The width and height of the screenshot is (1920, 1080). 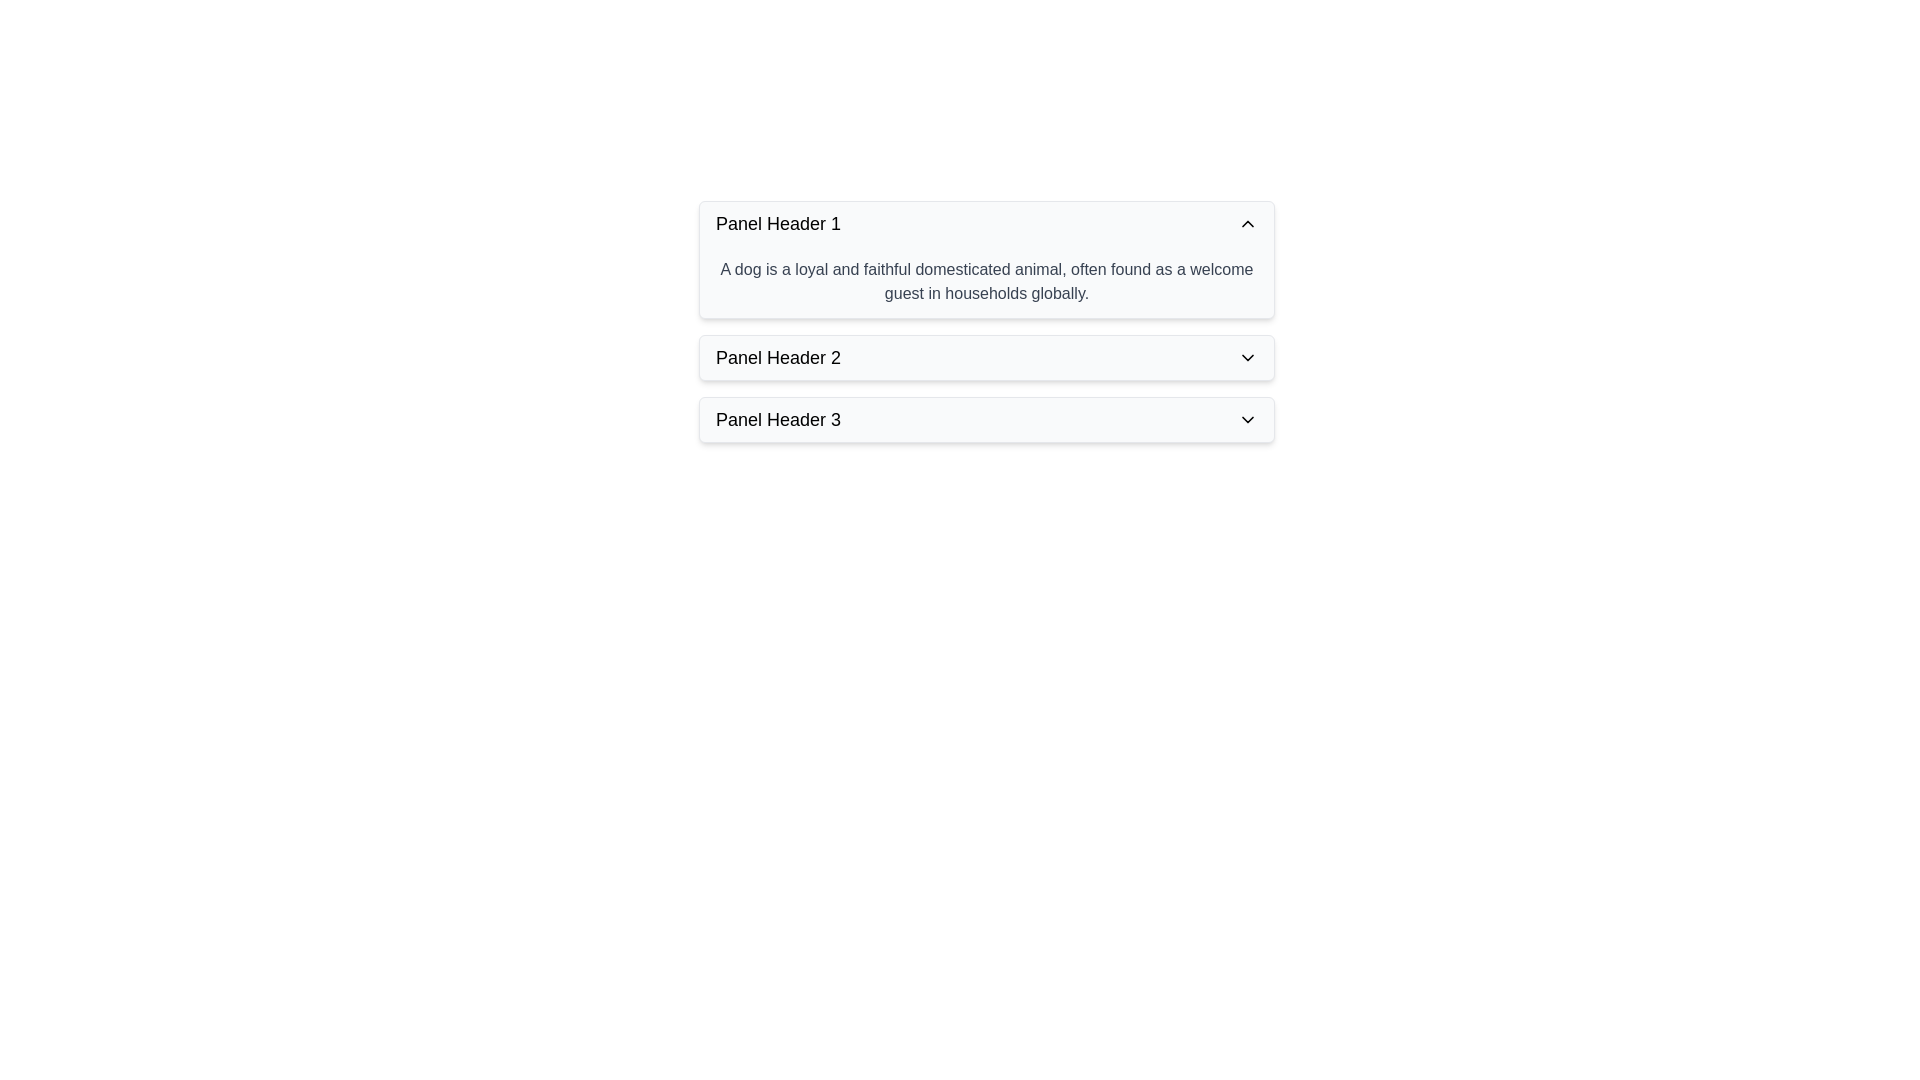 What do you see at coordinates (987, 419) in the screenshot?
I see `the Collapsible panel header located at the bottom of the vertical stack of panel headers for accessibility purposes` at bounding box center [987, 419].